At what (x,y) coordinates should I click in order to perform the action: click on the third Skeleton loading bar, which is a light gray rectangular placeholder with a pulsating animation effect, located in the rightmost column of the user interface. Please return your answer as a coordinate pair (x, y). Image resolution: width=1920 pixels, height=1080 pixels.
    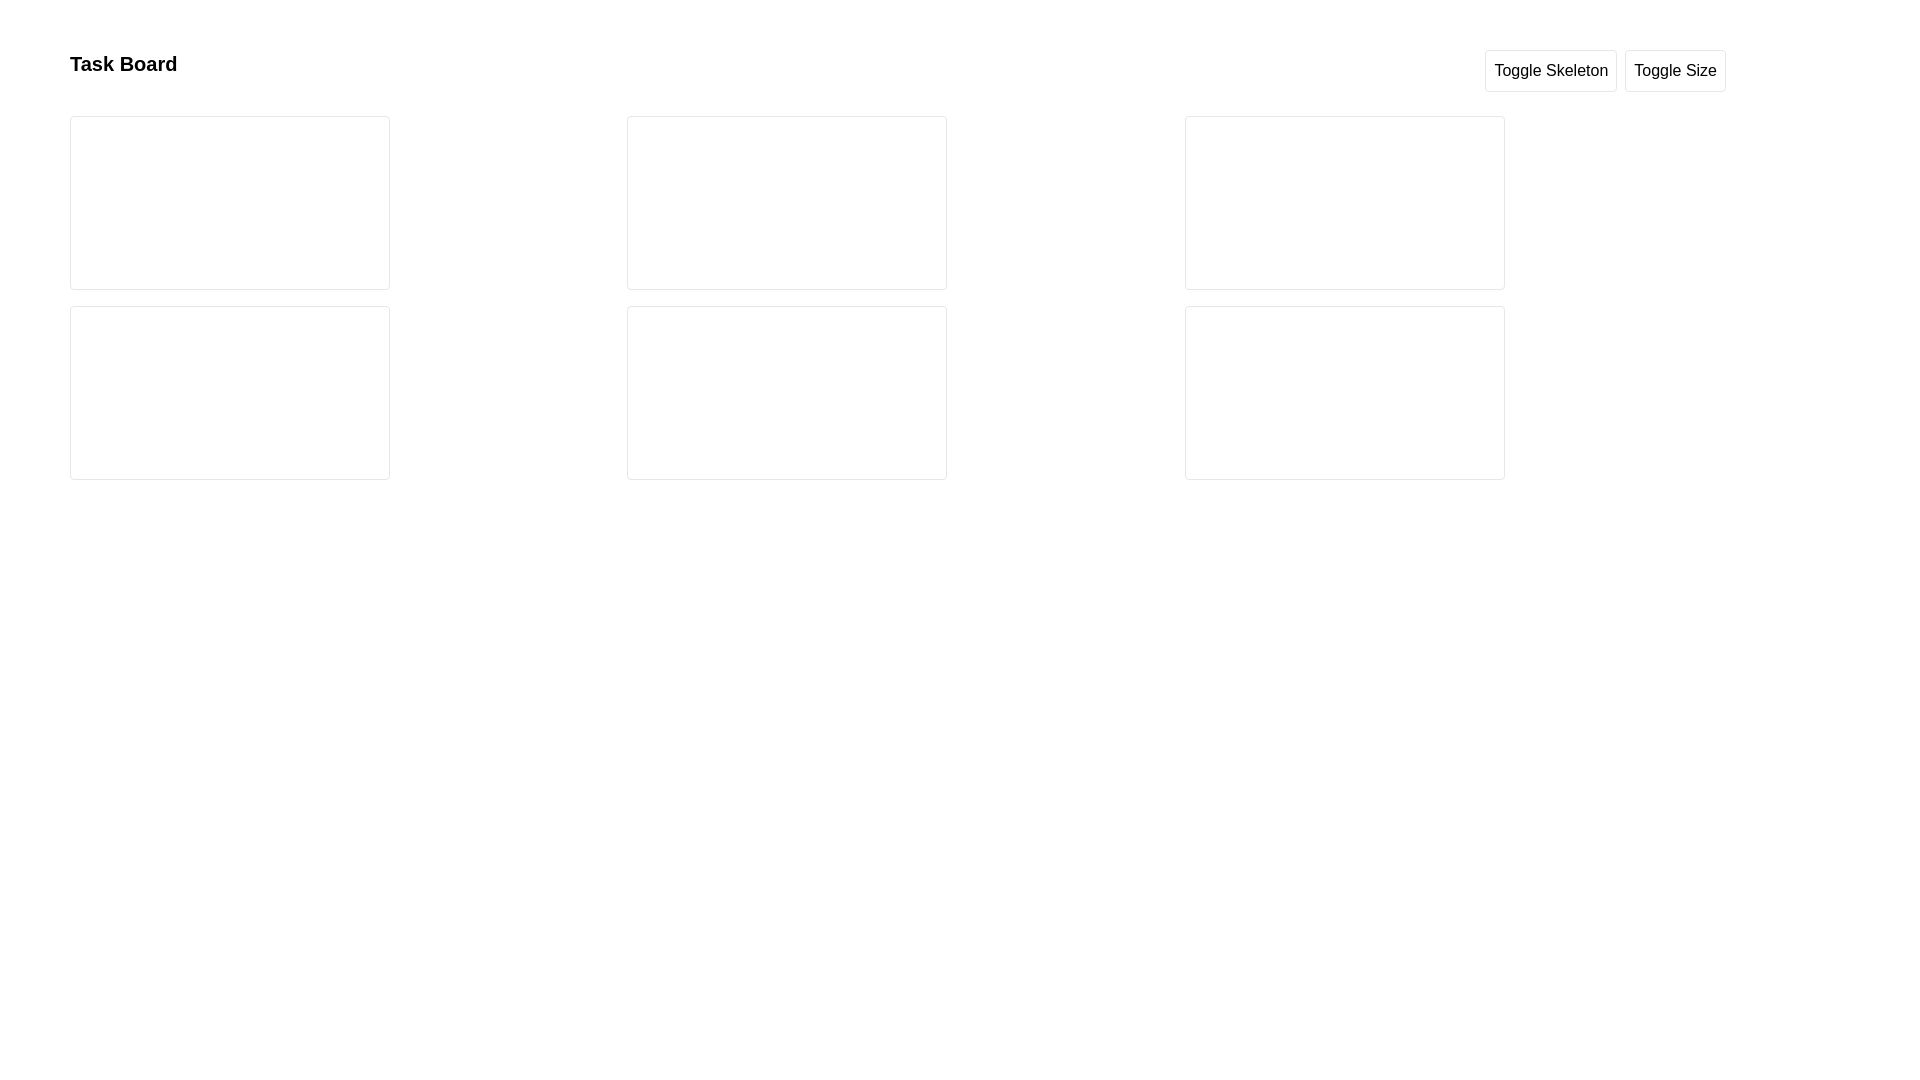
    Looking at the image, I should click on (1296, 261).